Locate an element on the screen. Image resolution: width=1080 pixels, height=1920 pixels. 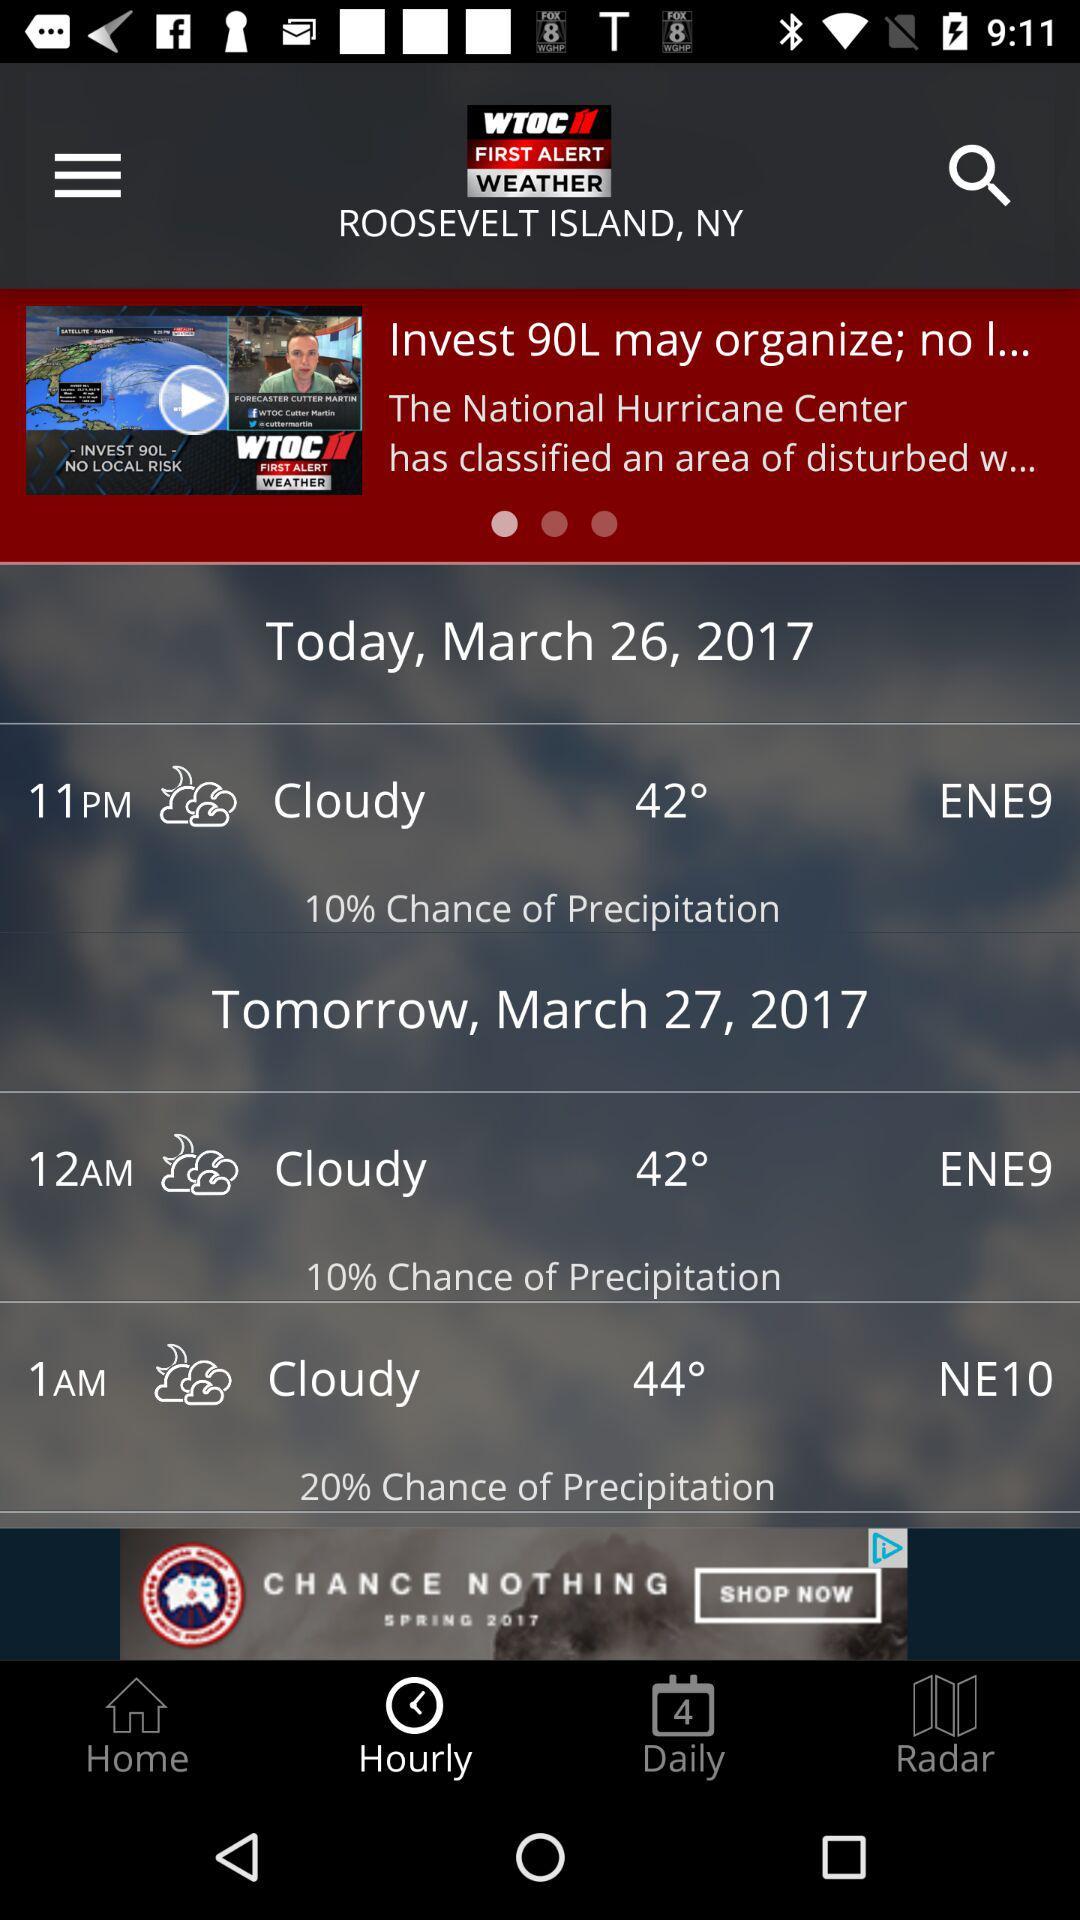
the item next to the hourly radio button is located at coordinates (135, 1726).